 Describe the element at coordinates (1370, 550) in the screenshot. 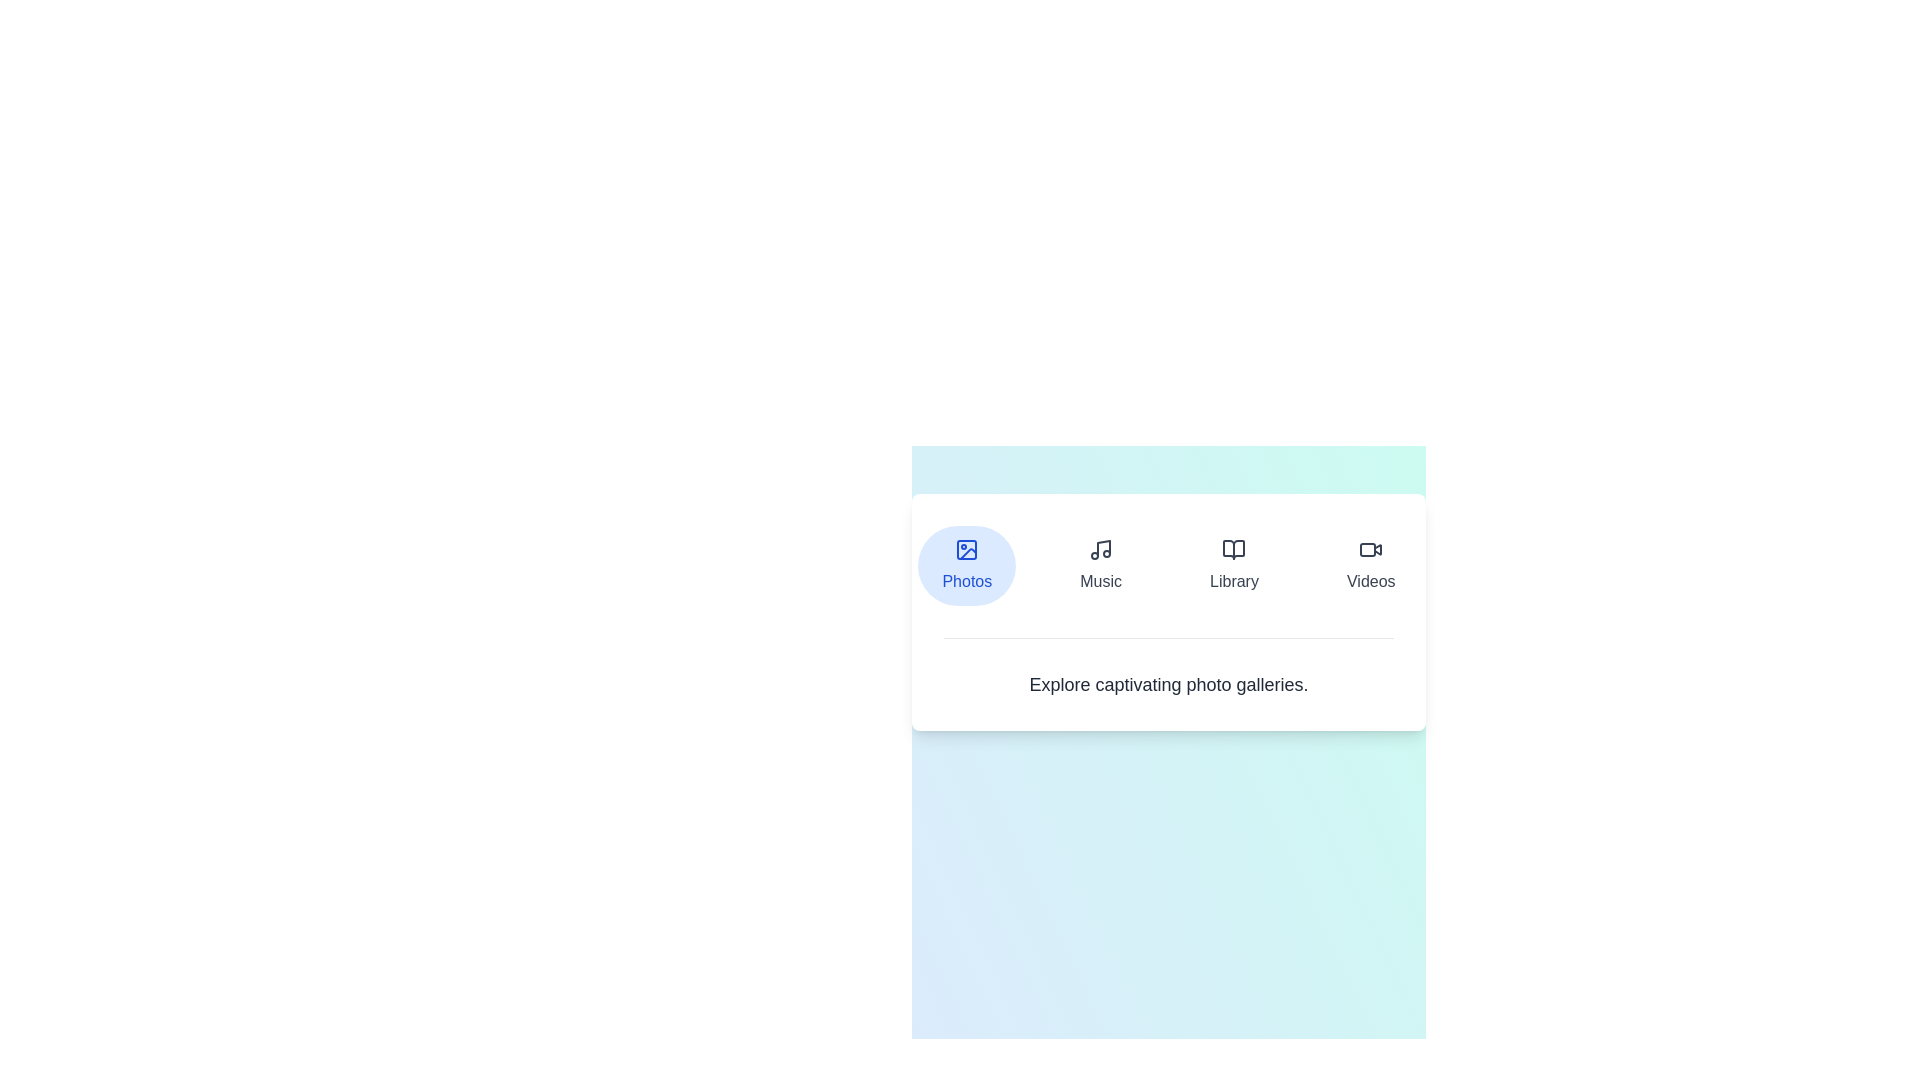

I see `the video icon, which is a minimalistic video camera icon located on the rightmost edge of a horizontal menu` at that location.